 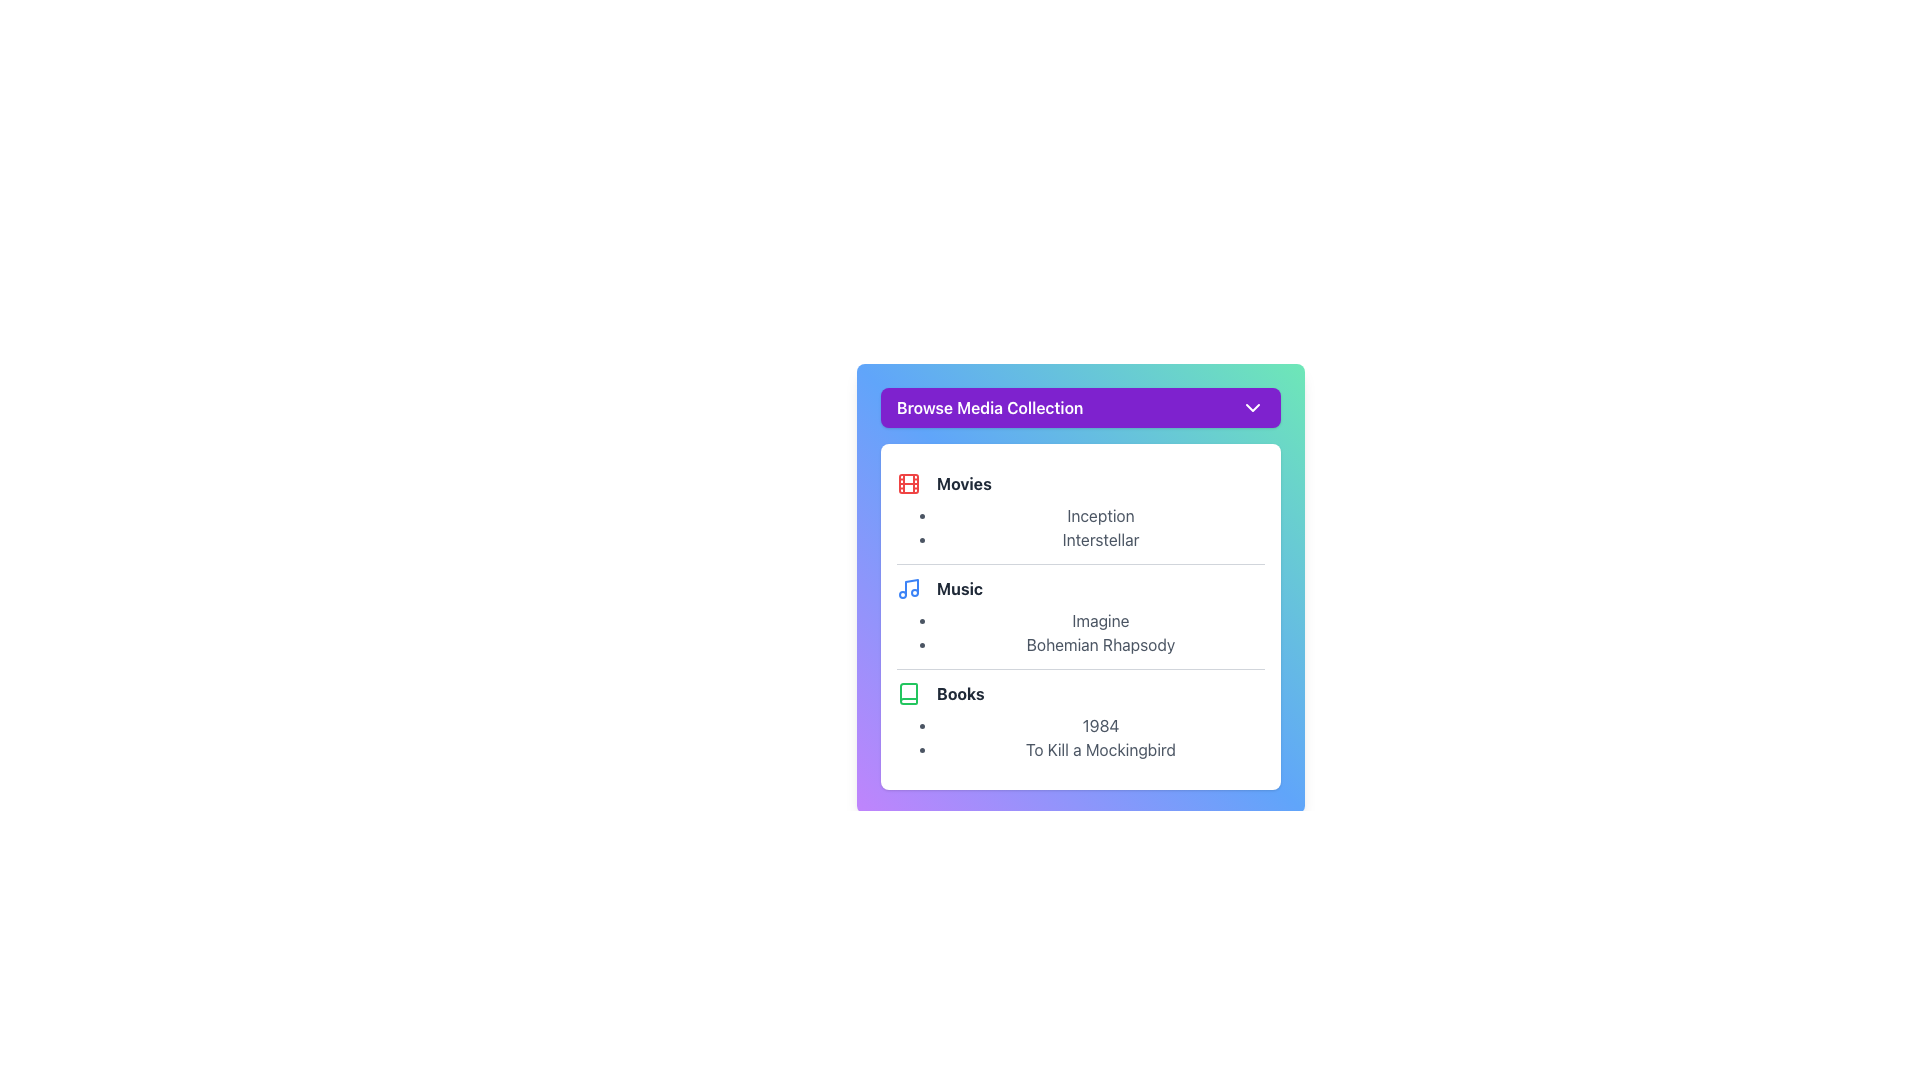 What do you see at coordinates (1099, 527) in the screenshot?
I see `the list item in the 'Movies' section of the 'Browse Media Collection' interface to interact with the movie titles 'Inception' and 'Interstellar'` at bounding box center [1099, 527].